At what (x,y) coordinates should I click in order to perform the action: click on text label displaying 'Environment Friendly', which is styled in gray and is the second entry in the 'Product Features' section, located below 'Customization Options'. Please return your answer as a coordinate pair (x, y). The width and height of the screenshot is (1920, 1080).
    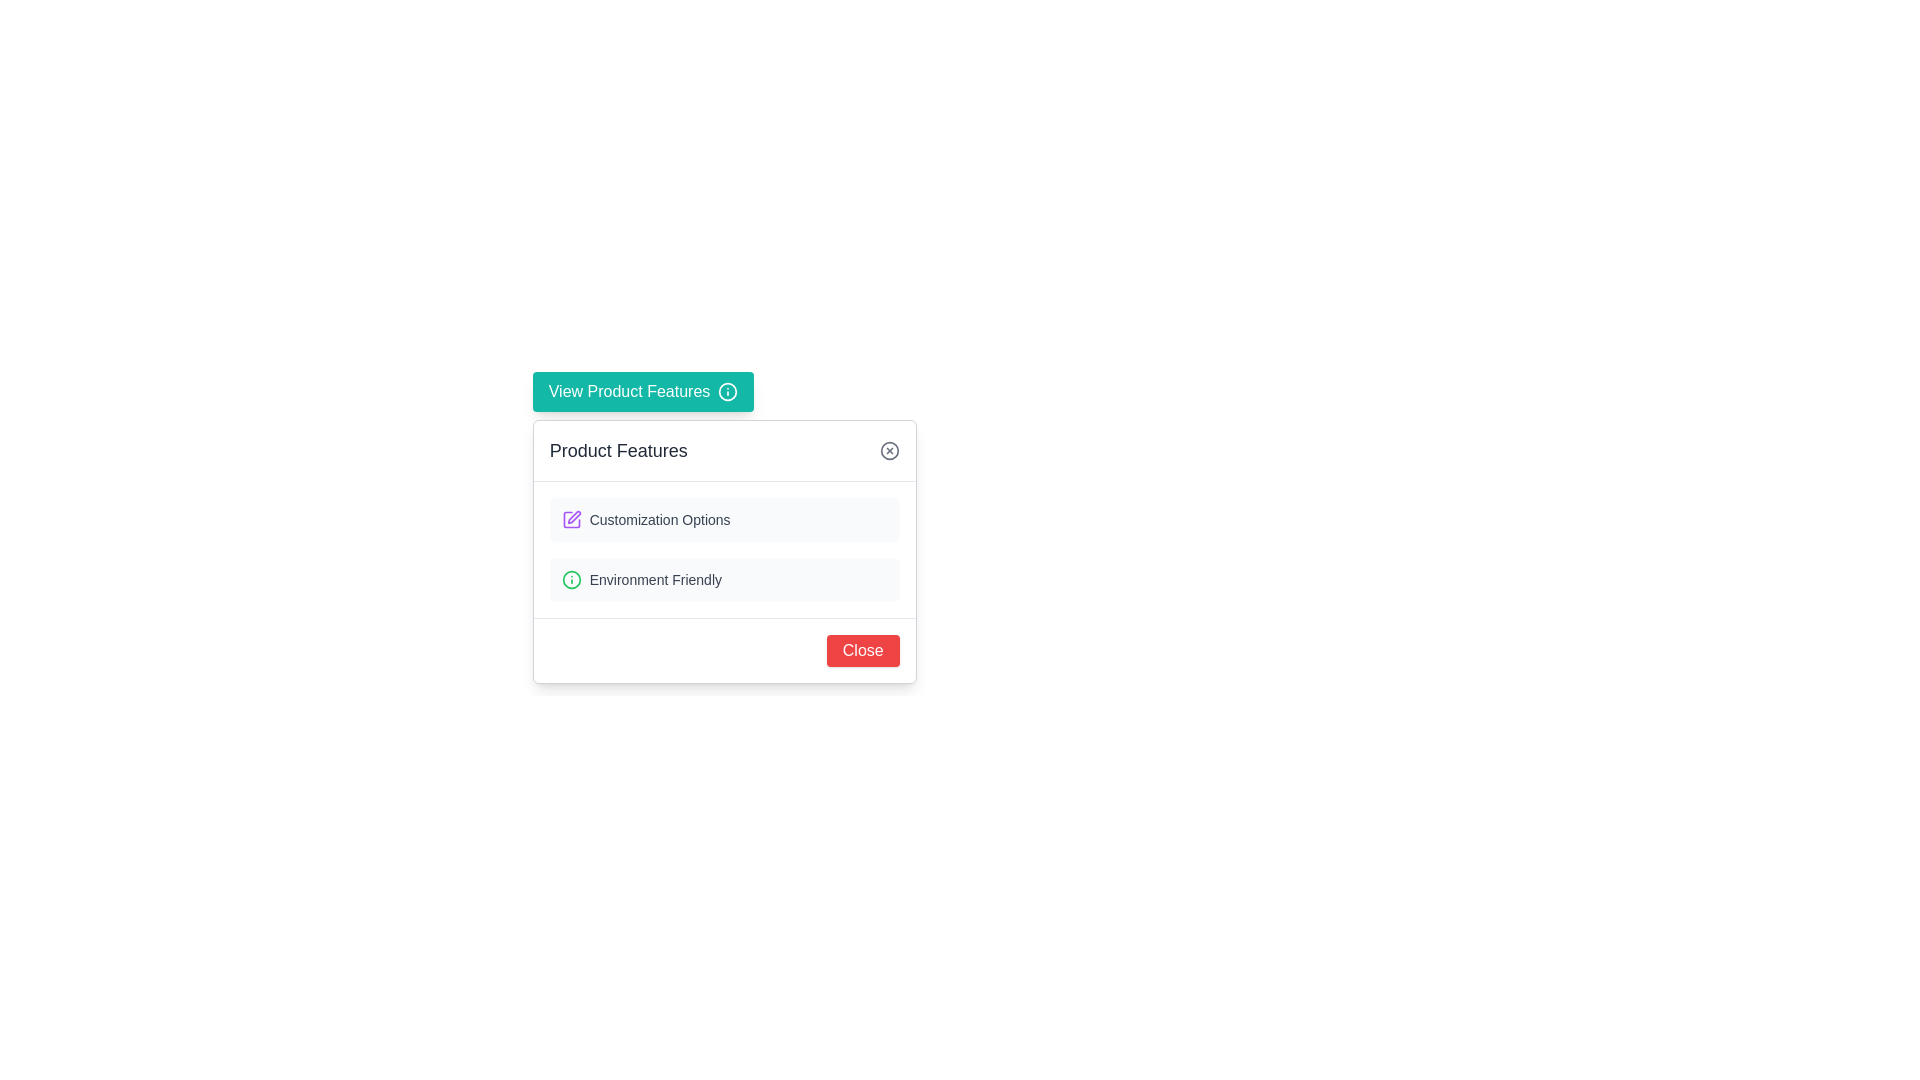
    Looking at the image, I should click on (655, 579).